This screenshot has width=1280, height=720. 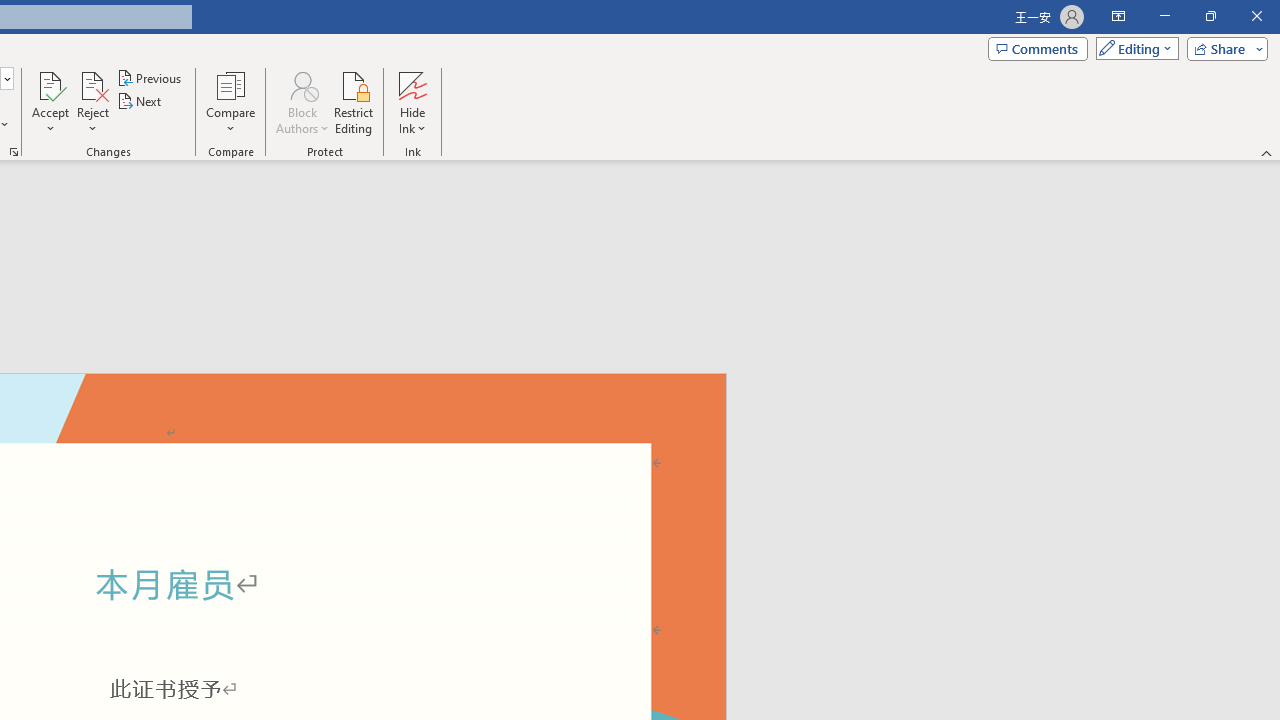 I want to click on 'Hide Ink', so click(x=411, y=84).